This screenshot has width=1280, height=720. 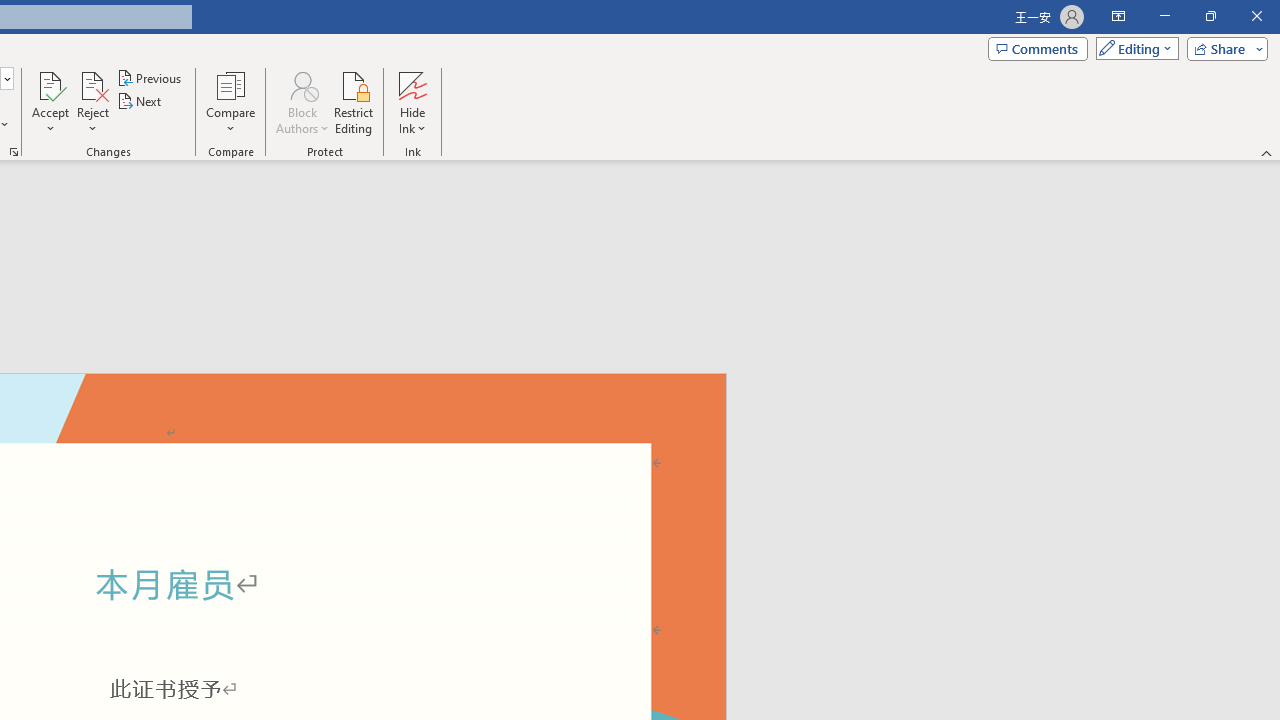 I want to click on 'Hide Ink', so click(x=411, y=84).